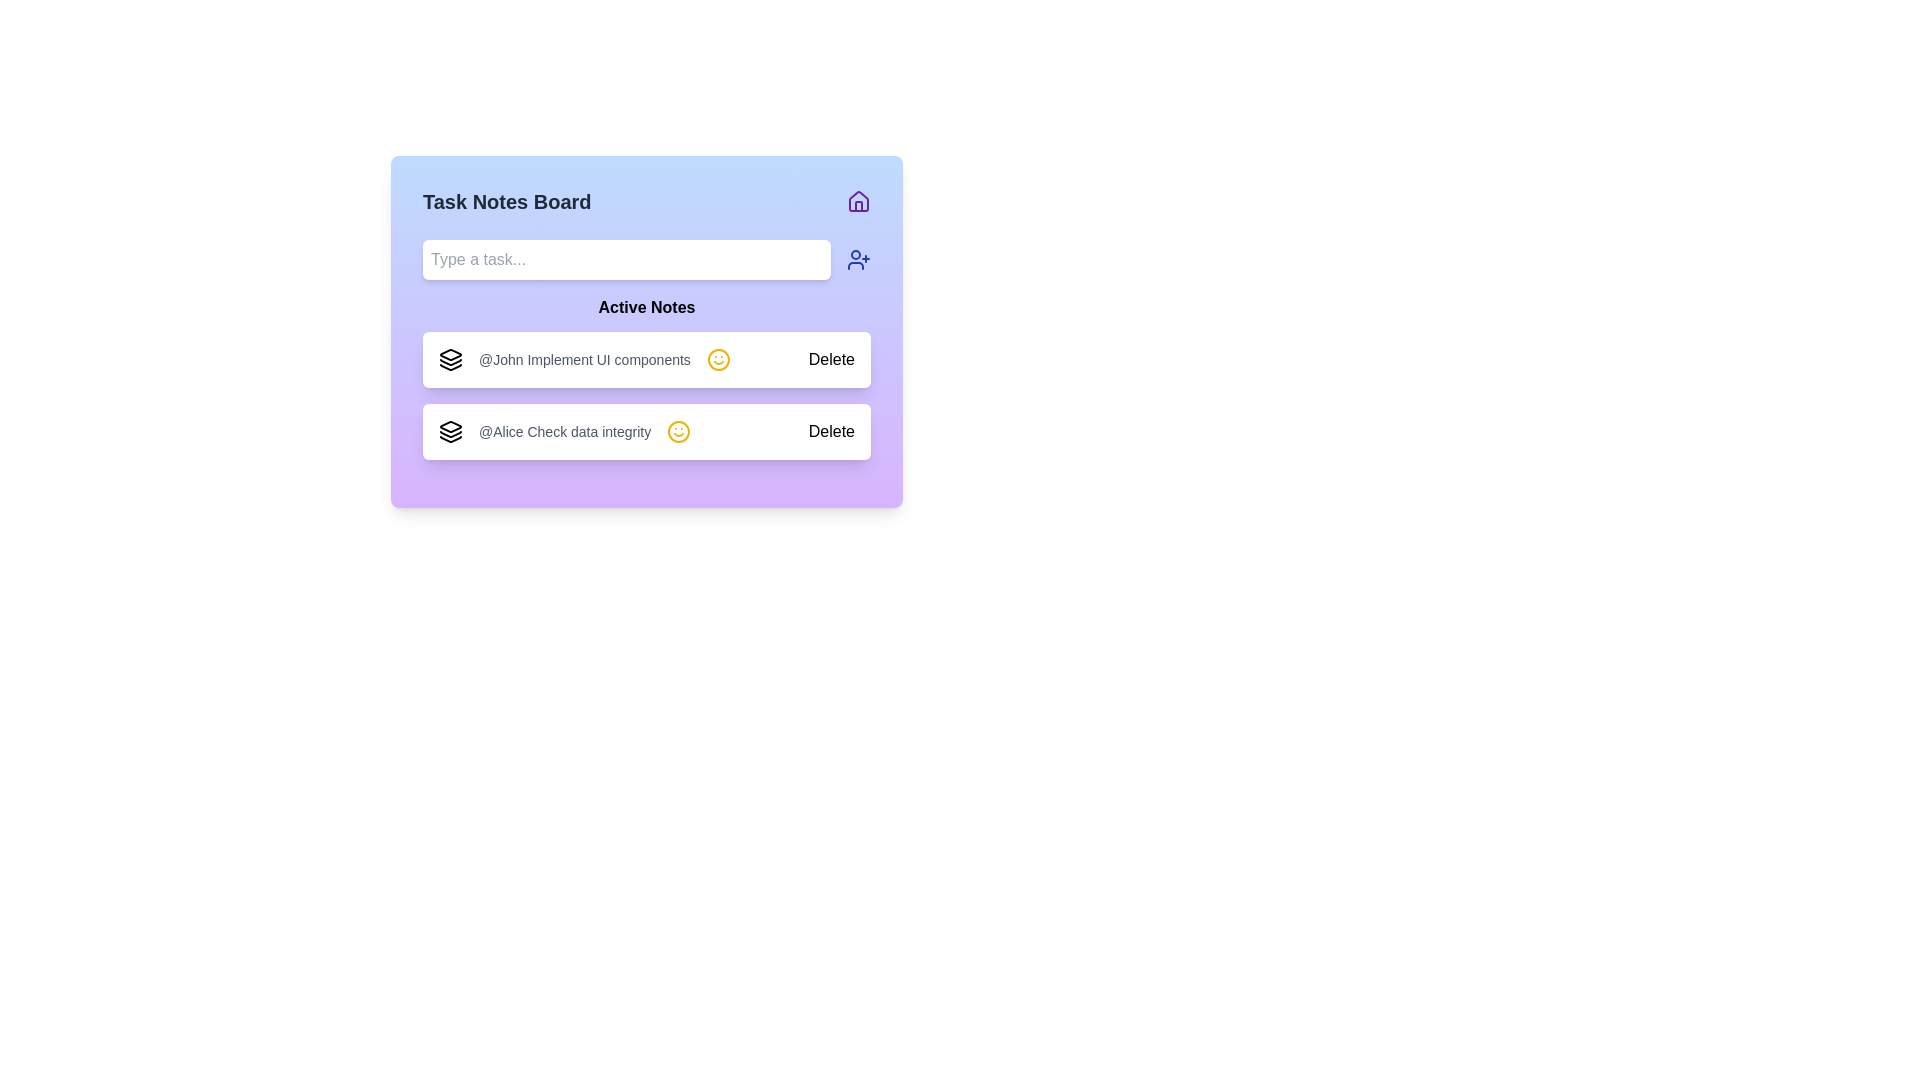 The height and width of the screenshot is (1080, 1920). What do you see at coordinates (859, 258) in the screenshot?
I see `the blue user icon with a plus sign` at bounding box center [859, 258].